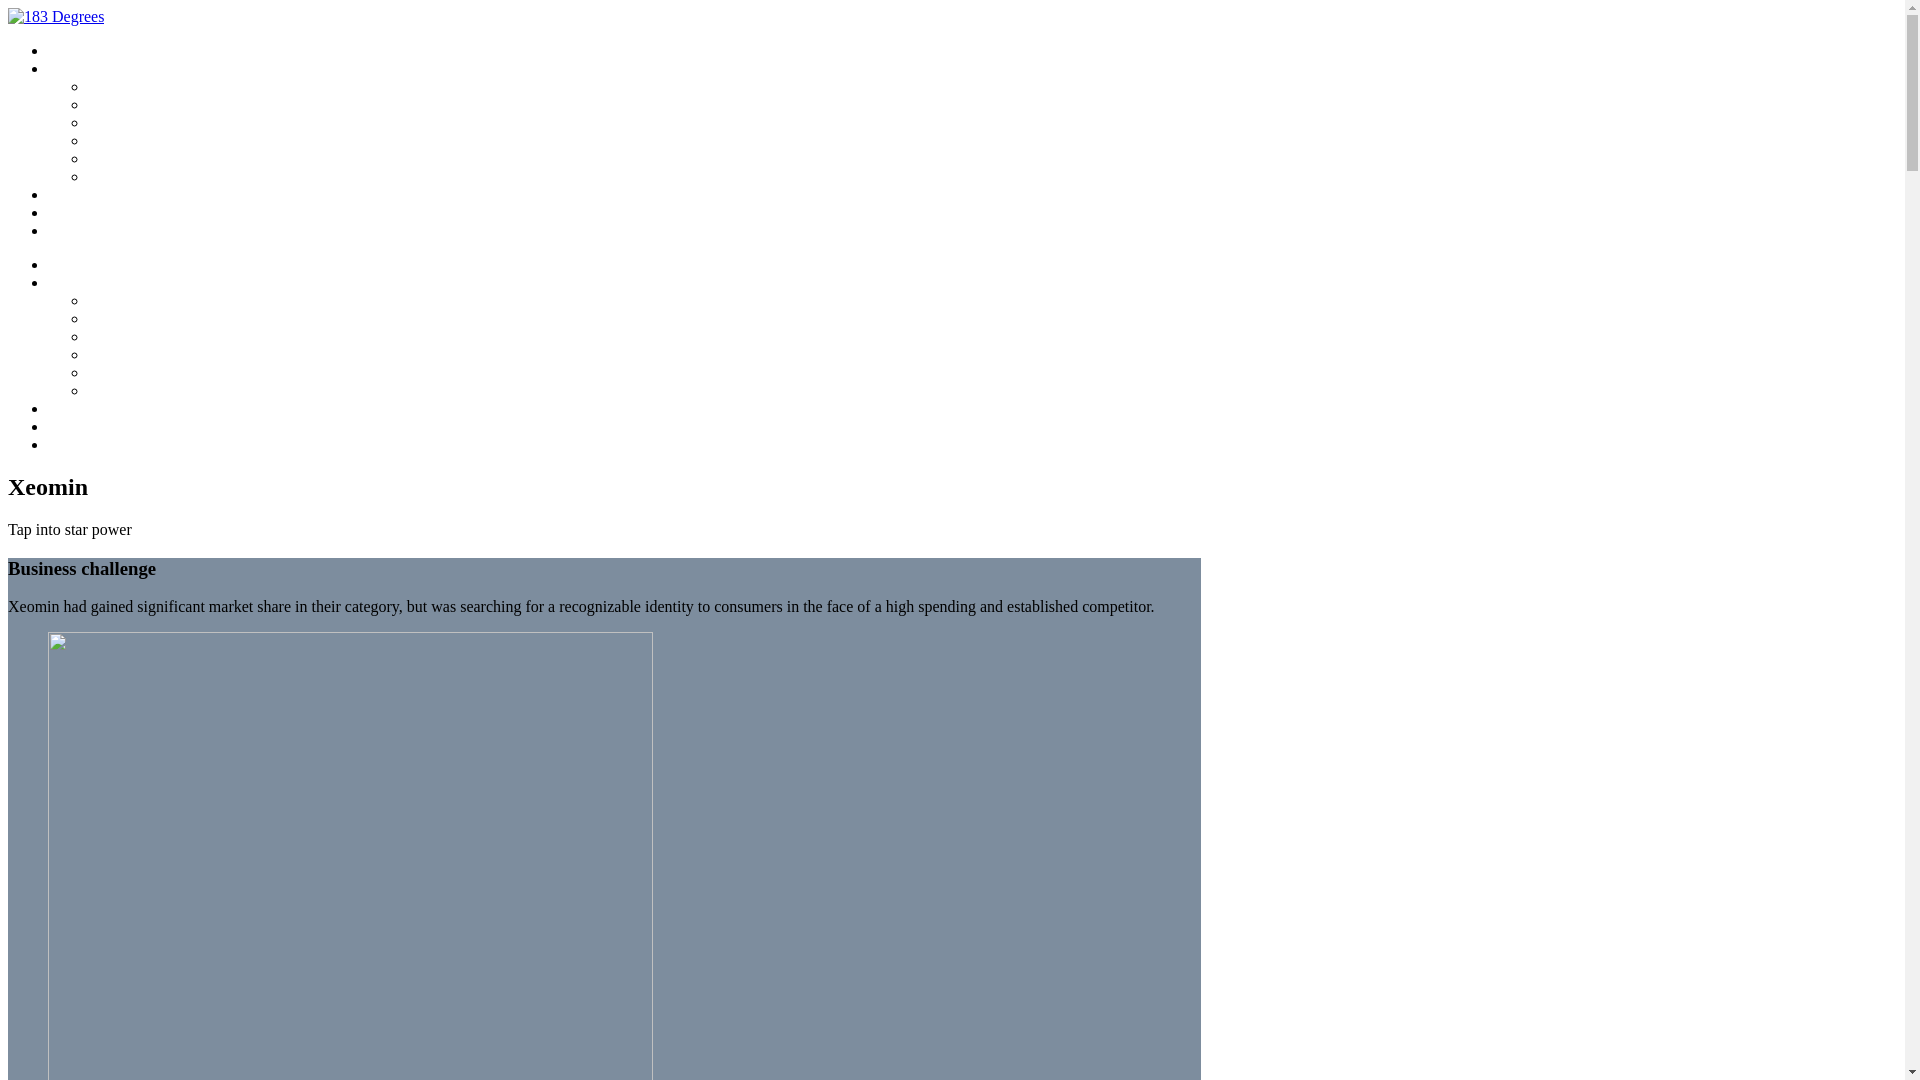 This screenshot has height=1080, width=1920. Describe the element at coordinates (56, 16) in the screenshot. I see `'183 Degrees'` at that location.